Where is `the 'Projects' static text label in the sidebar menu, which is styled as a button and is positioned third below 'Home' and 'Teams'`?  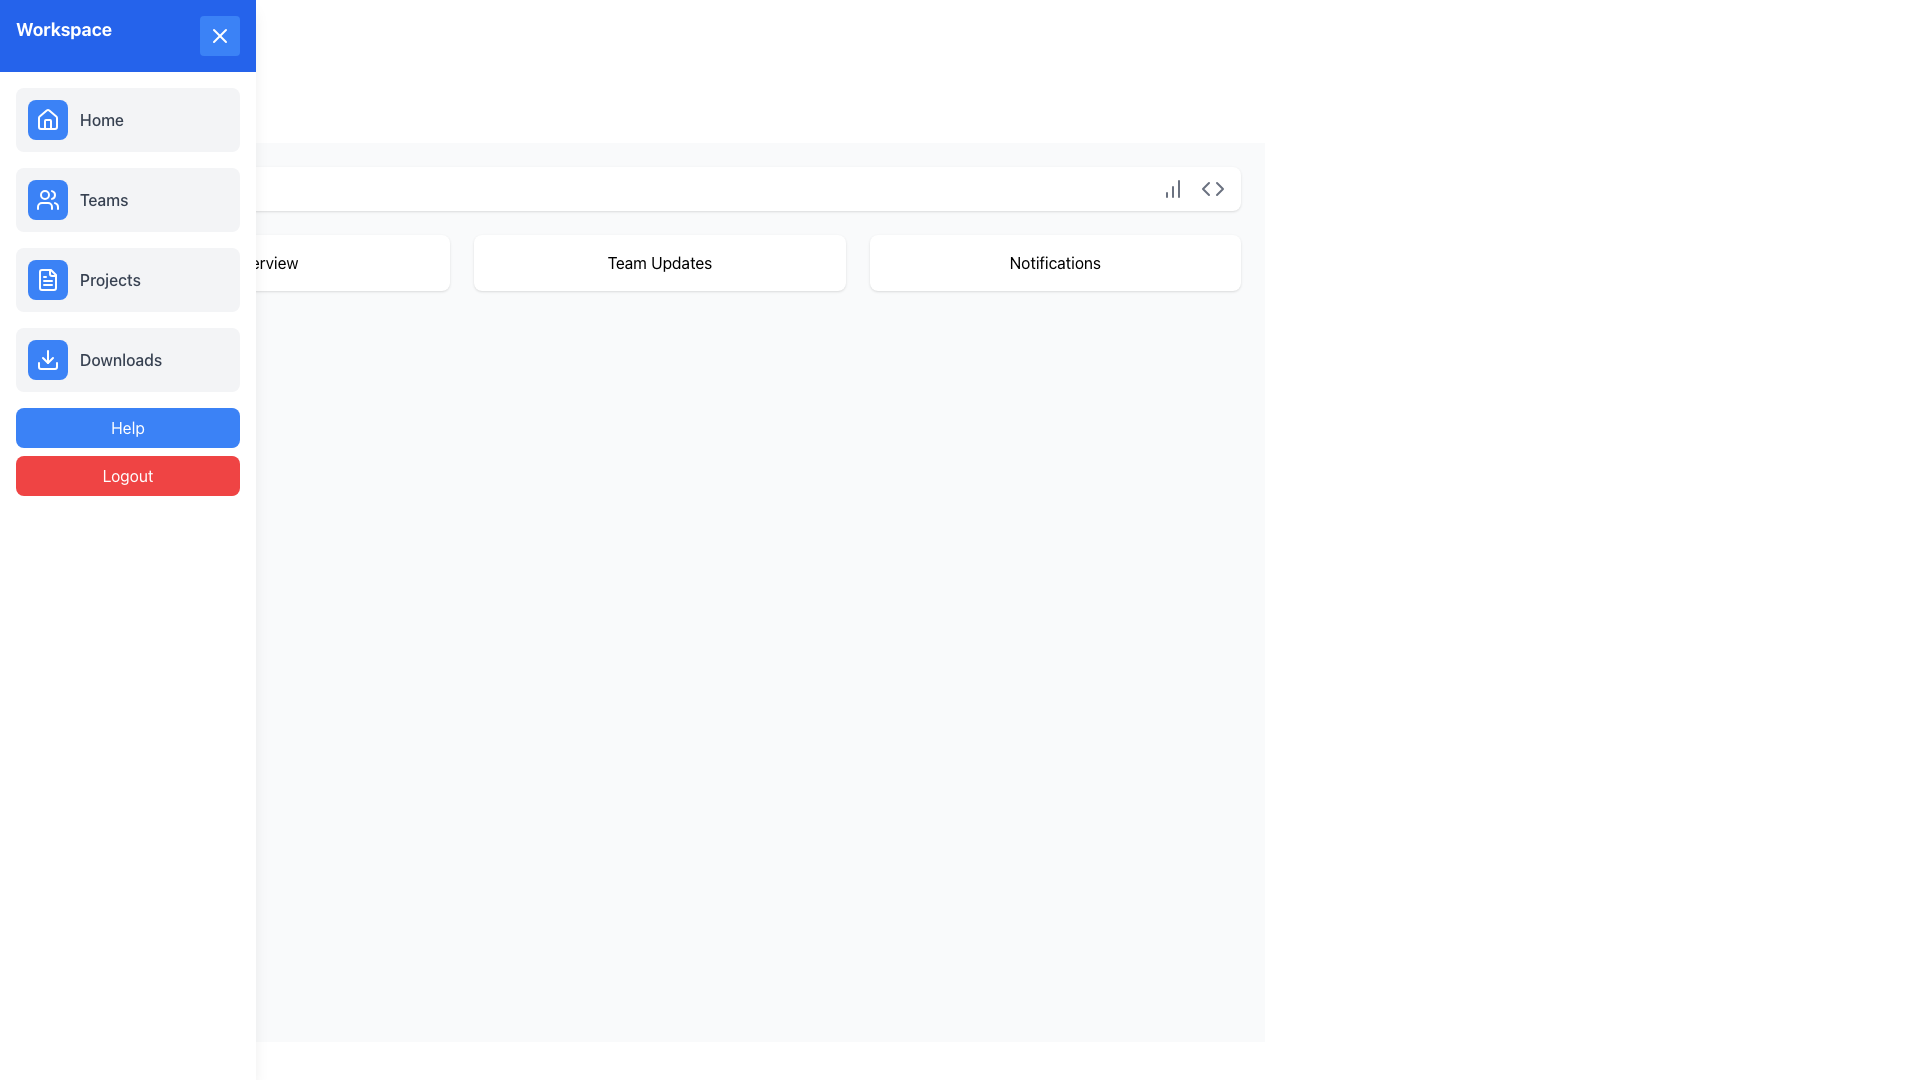
the 'Projects' static text label in the sidebar menu, which is styled as a button and is positioned third below 'Home' and 'Teams' is located at coordinates (109, 280).